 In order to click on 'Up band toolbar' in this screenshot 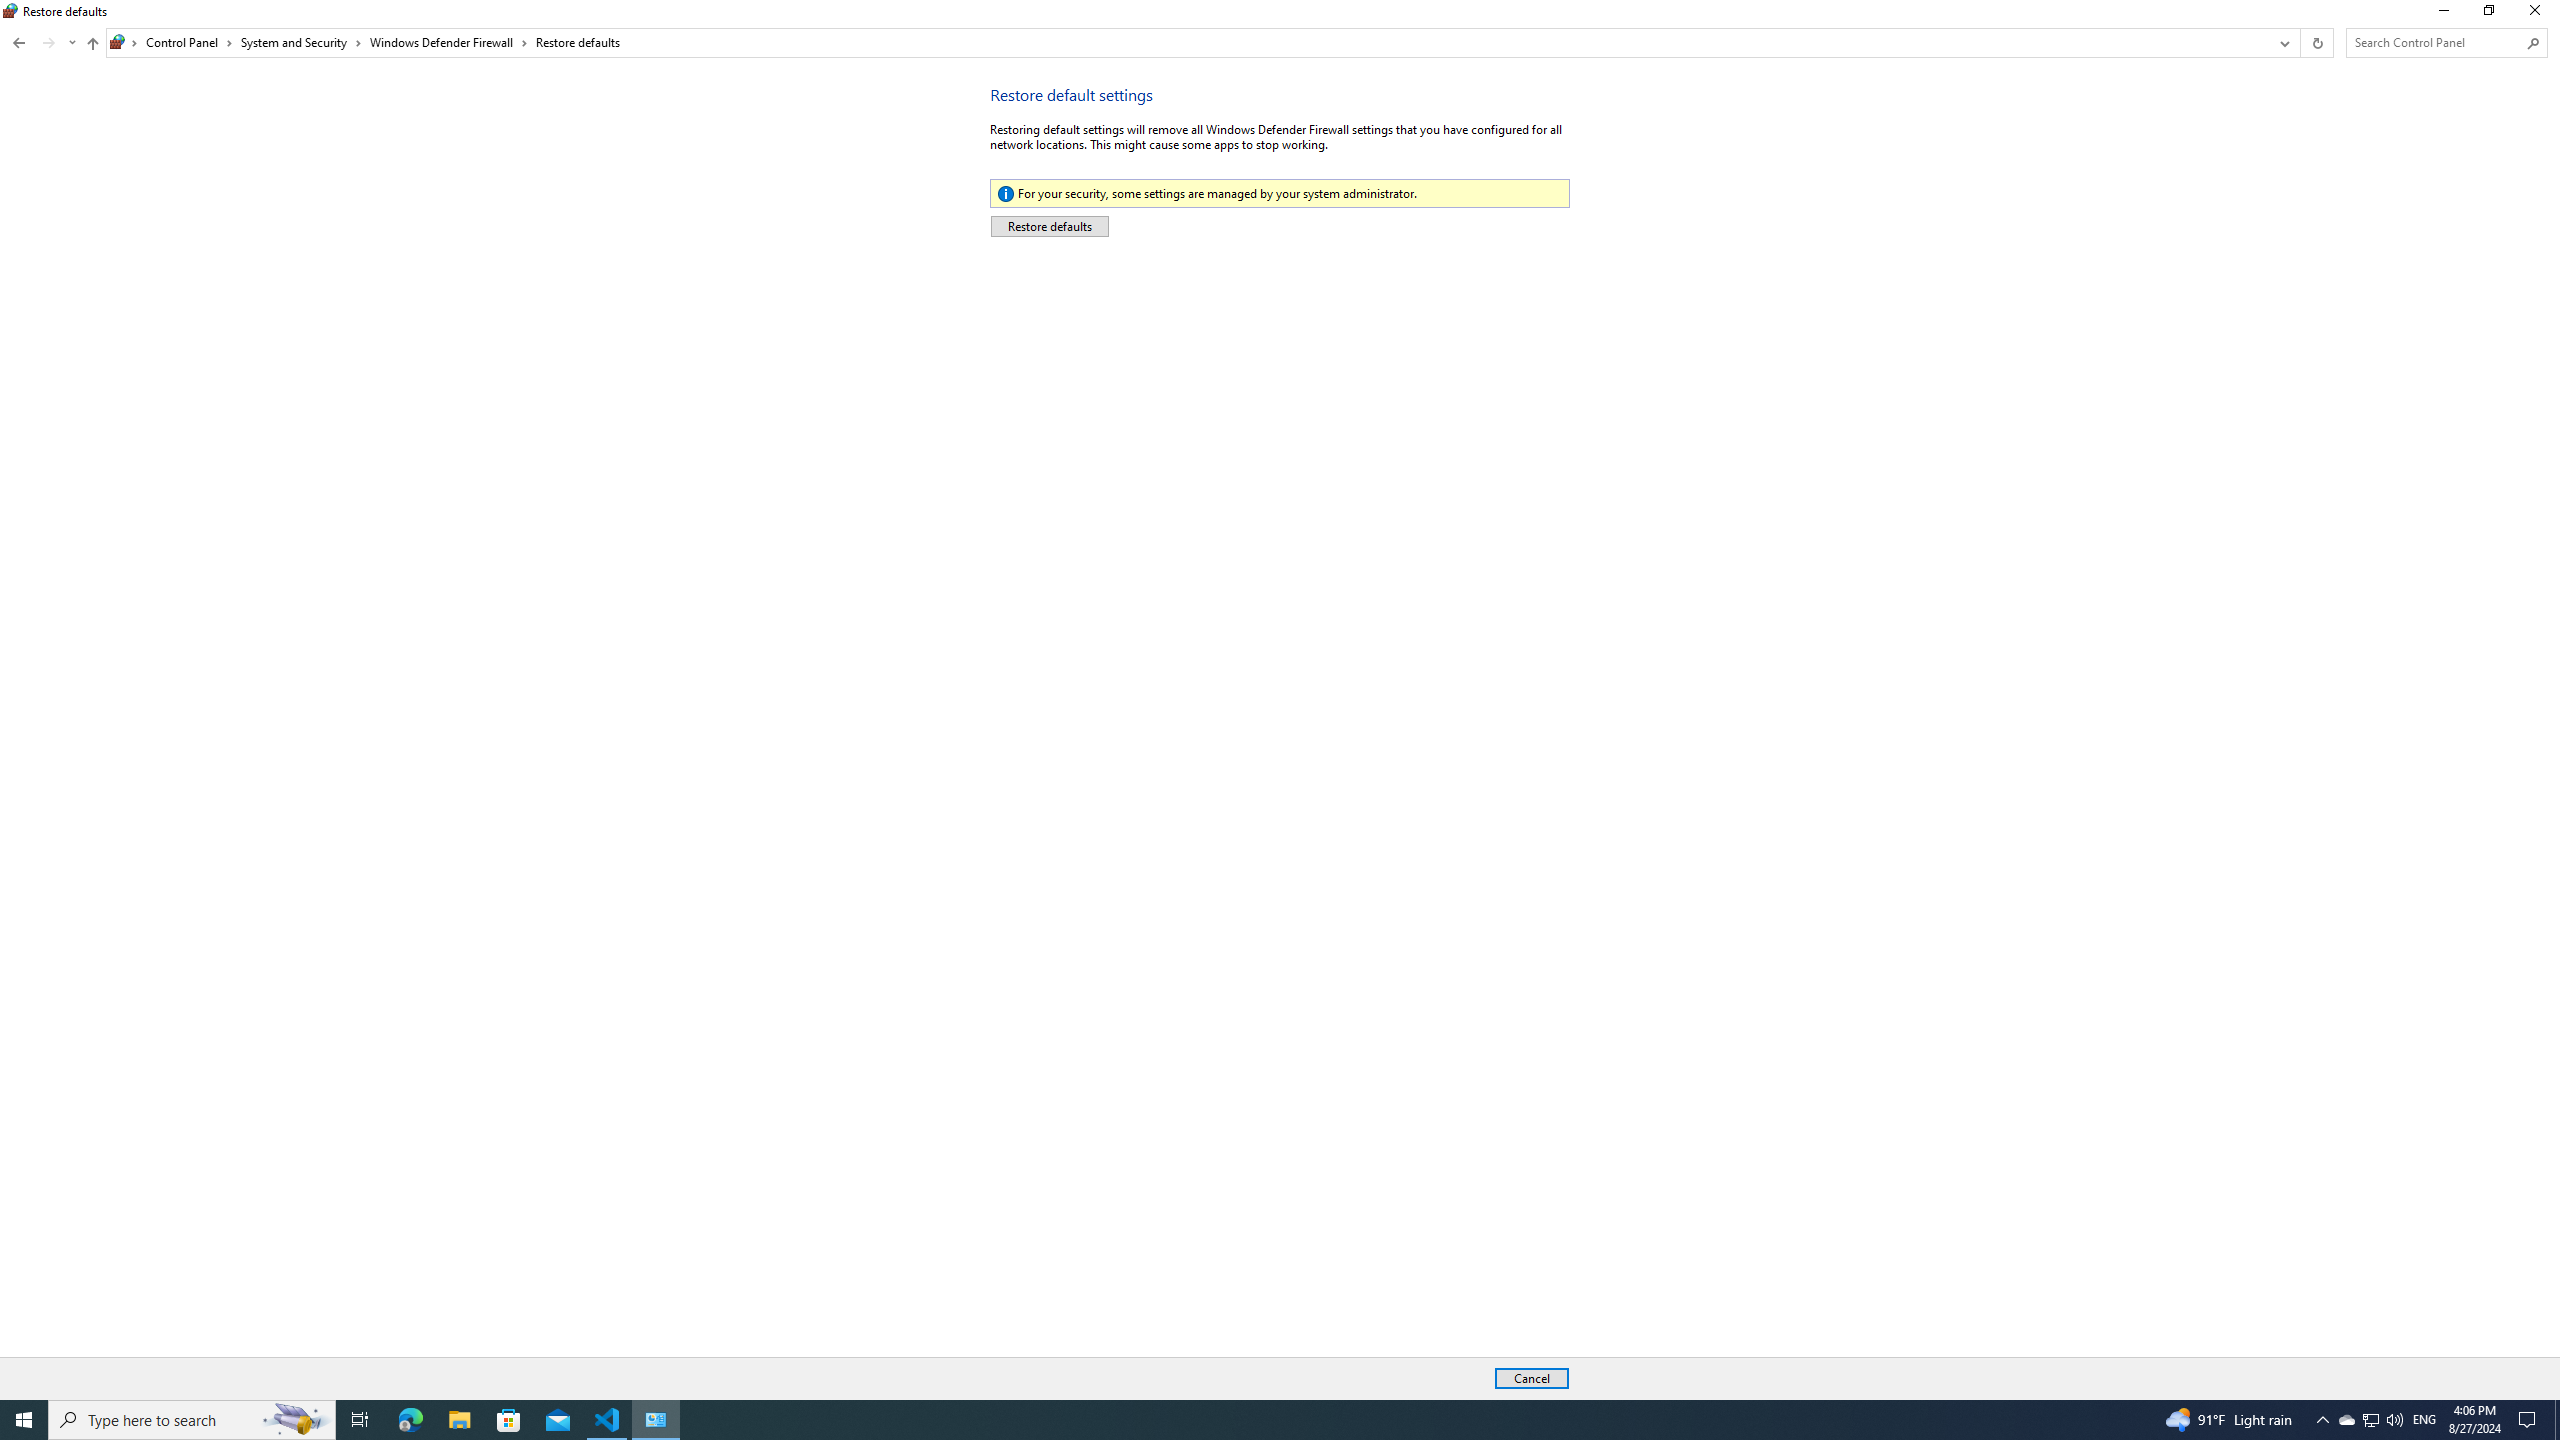, I will do `click(188, 42)`.